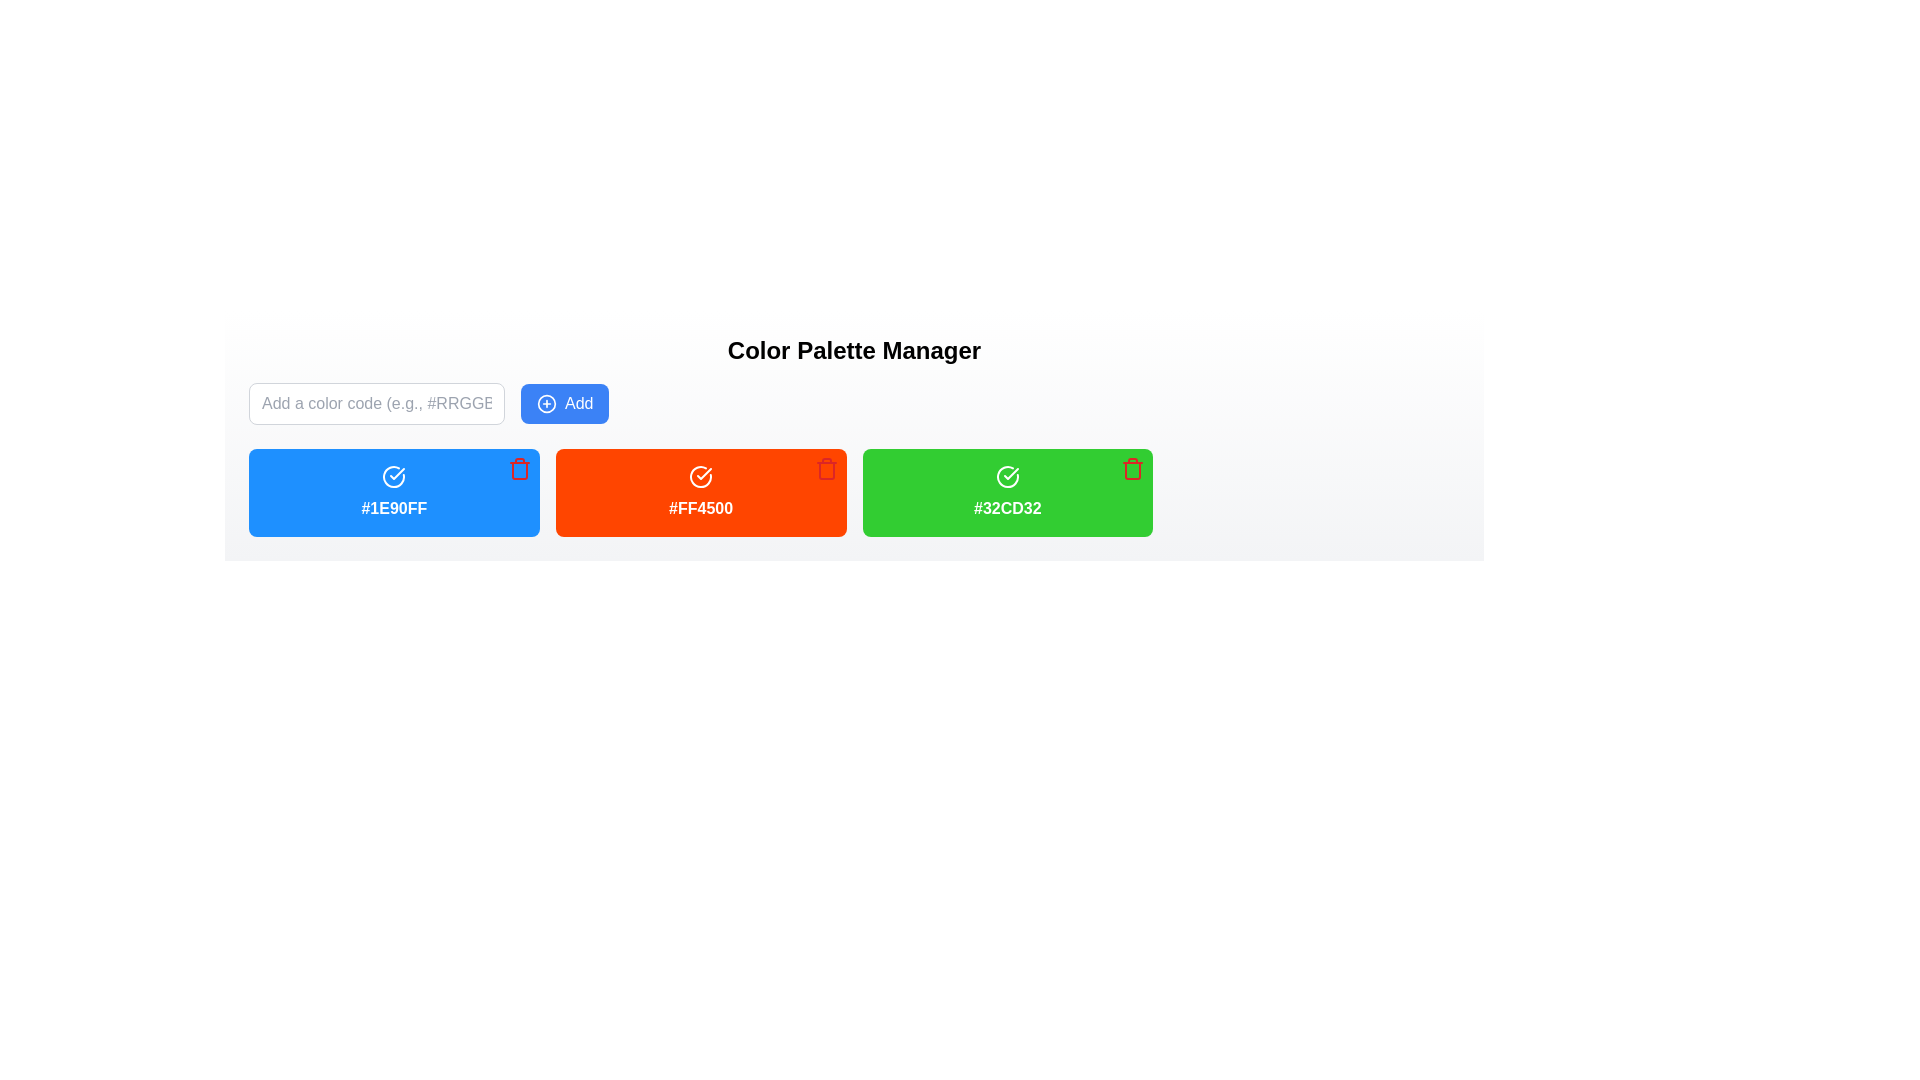  I want to click on the text element that displays the color code for the blue color palette, which is centrally aligned below a check icon in the first color item from the left, so click(394, 508).